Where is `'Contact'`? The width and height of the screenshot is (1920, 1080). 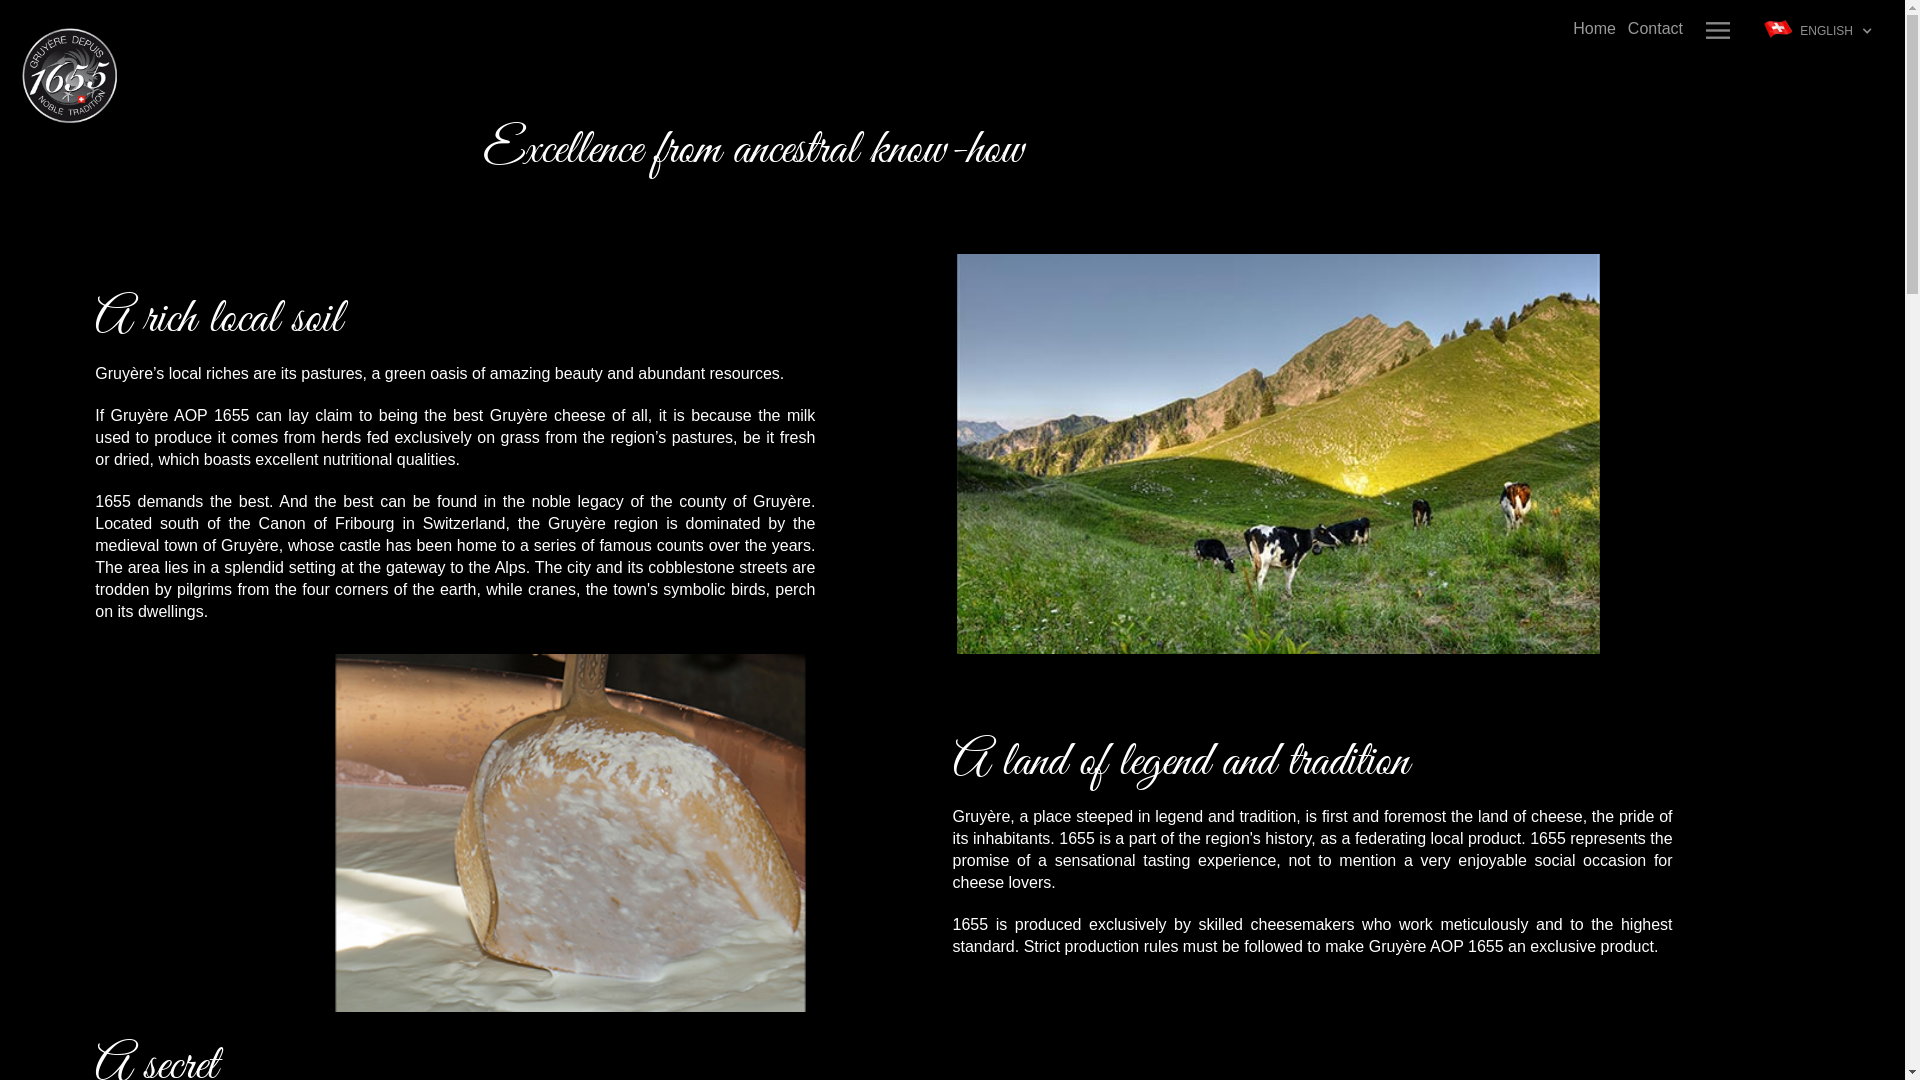
'Contact' is located at coordinates (1655, 29).